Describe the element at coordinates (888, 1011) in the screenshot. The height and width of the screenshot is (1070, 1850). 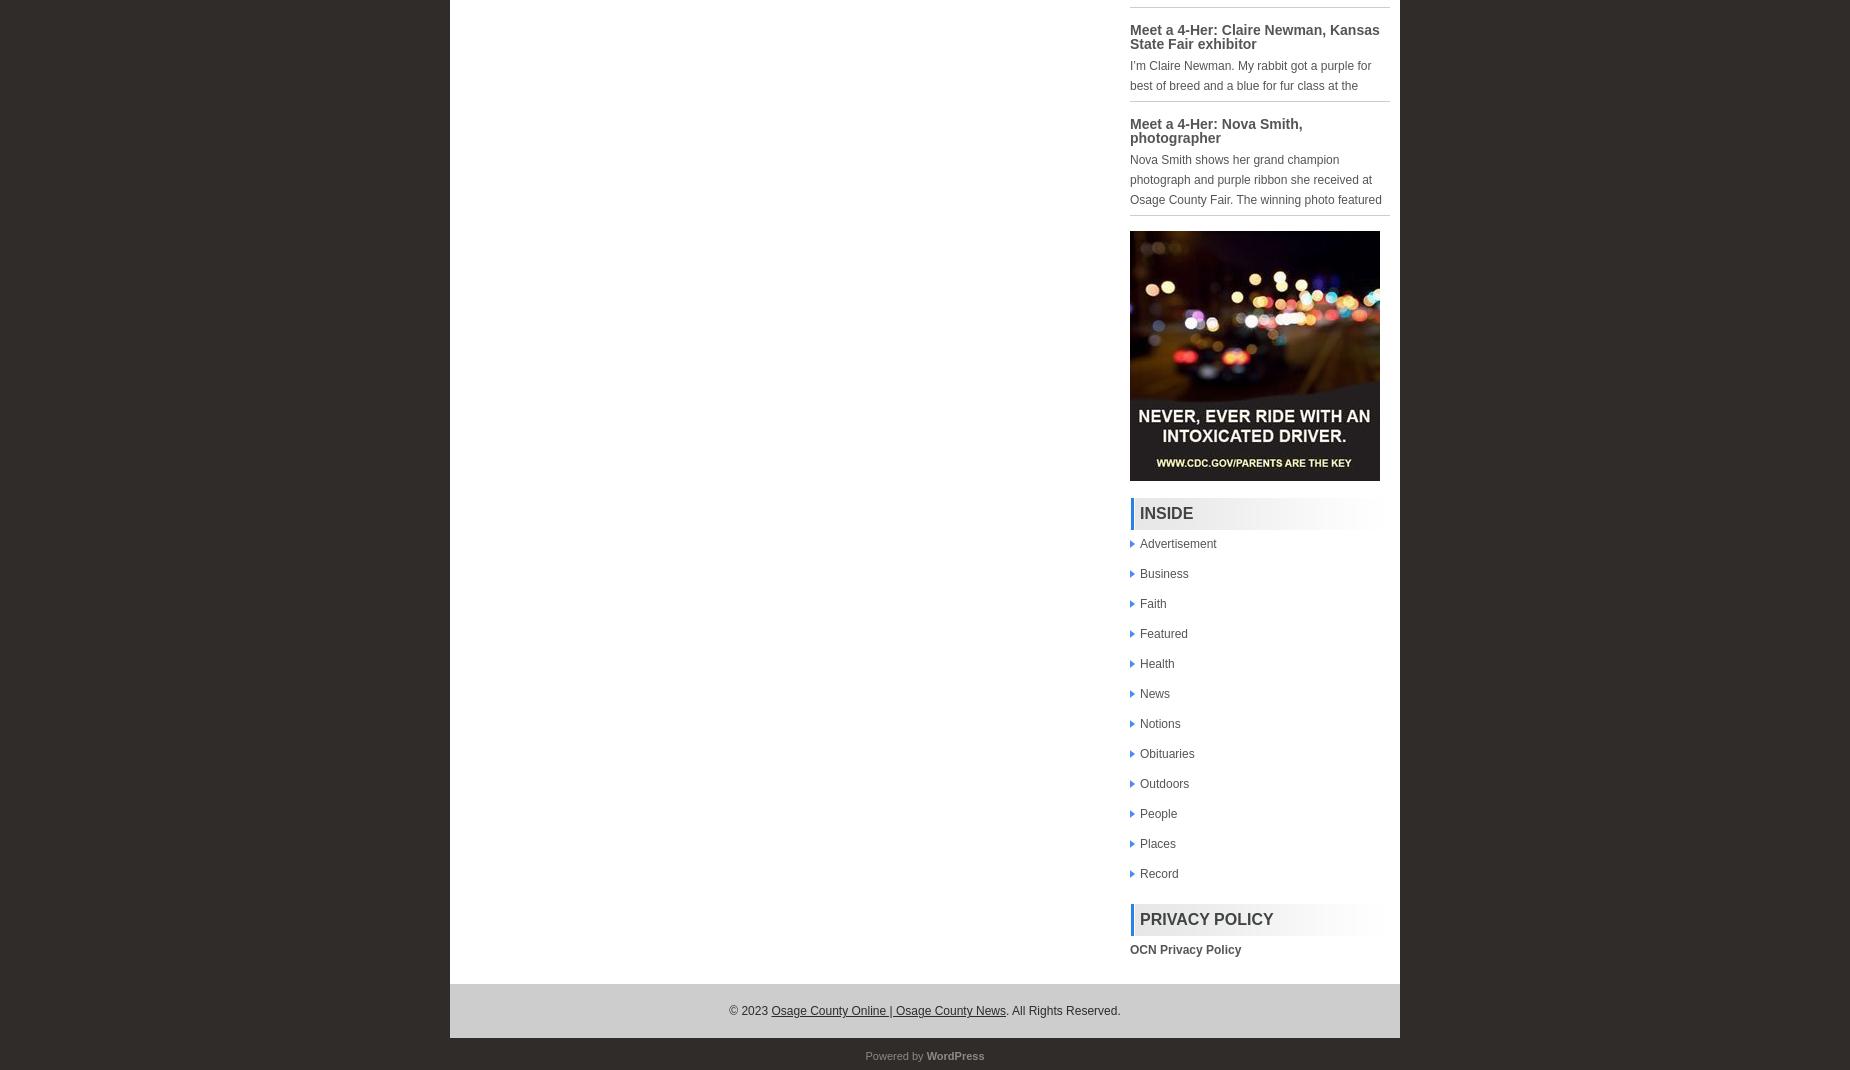
I see `'Osage County Online | Osage County News'` at that location.